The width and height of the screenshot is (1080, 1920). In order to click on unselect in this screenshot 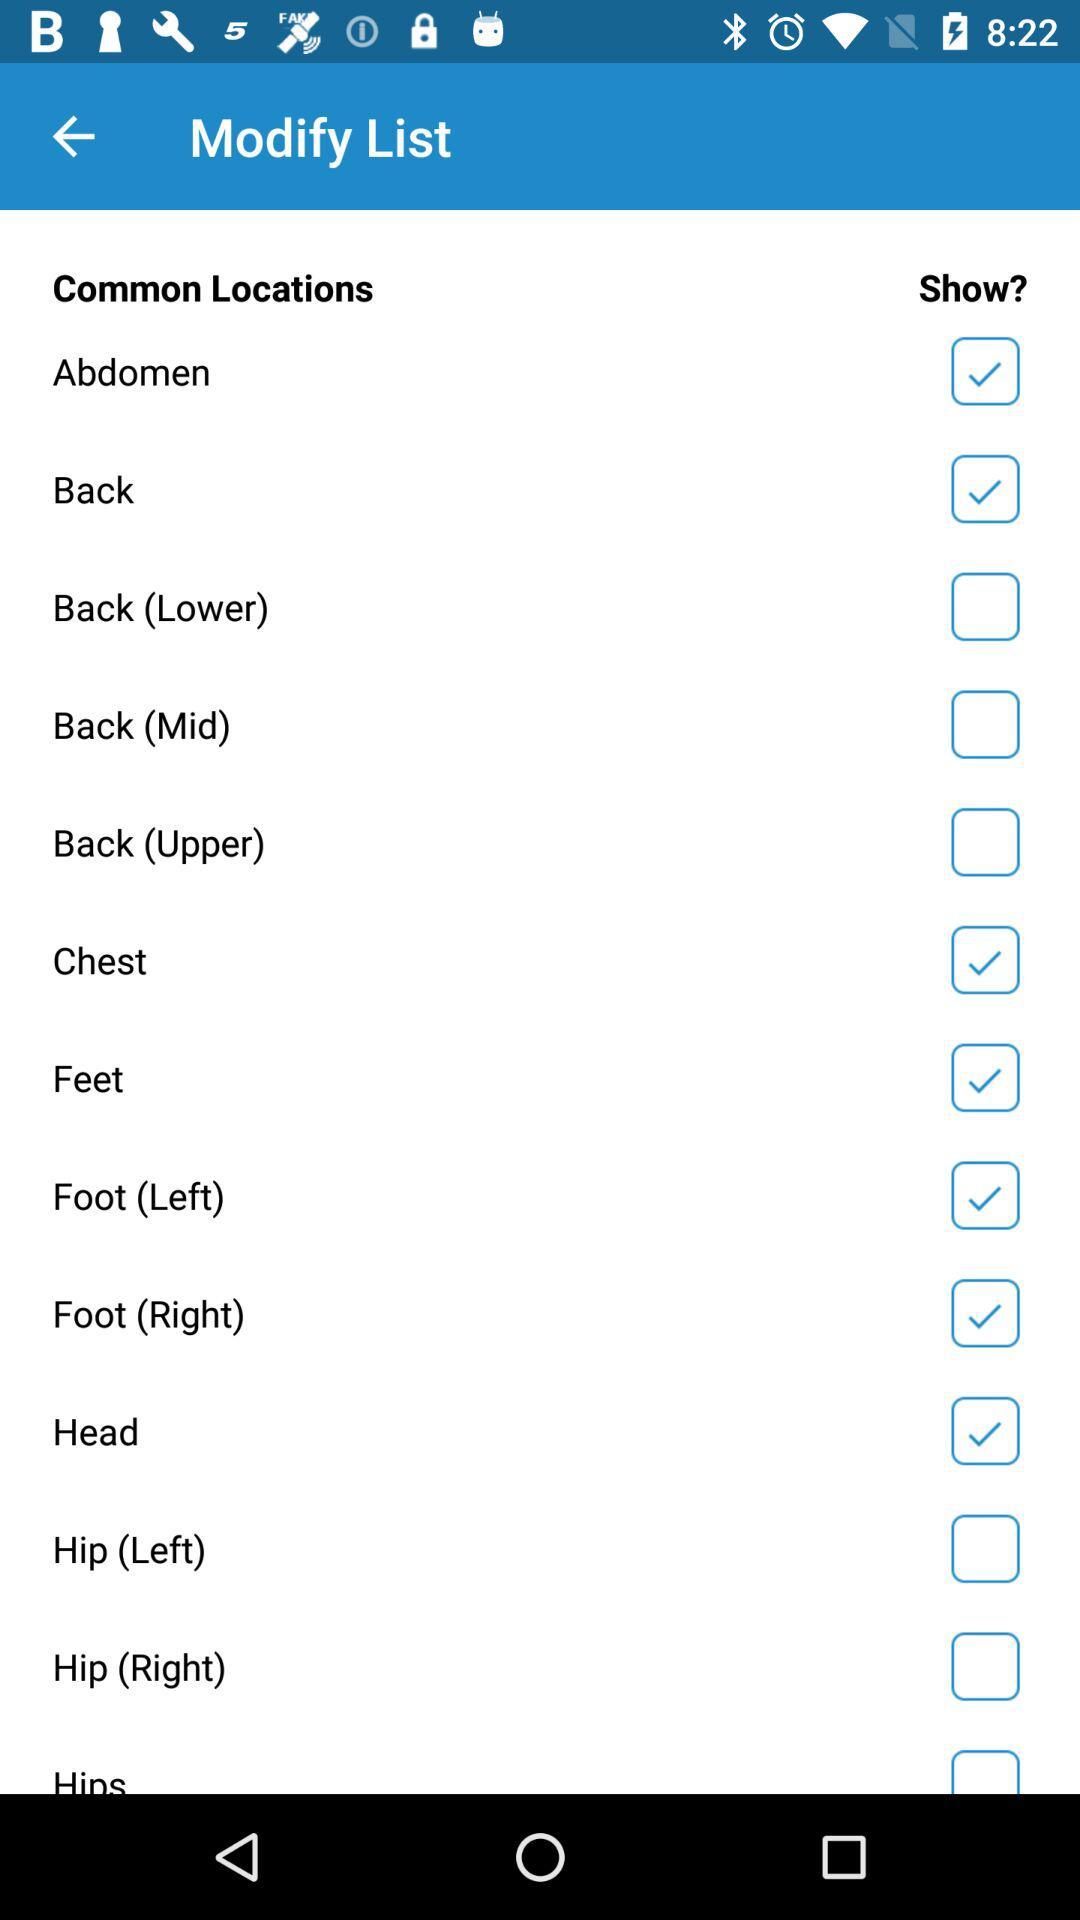, I will do `click(984, 1195)`.